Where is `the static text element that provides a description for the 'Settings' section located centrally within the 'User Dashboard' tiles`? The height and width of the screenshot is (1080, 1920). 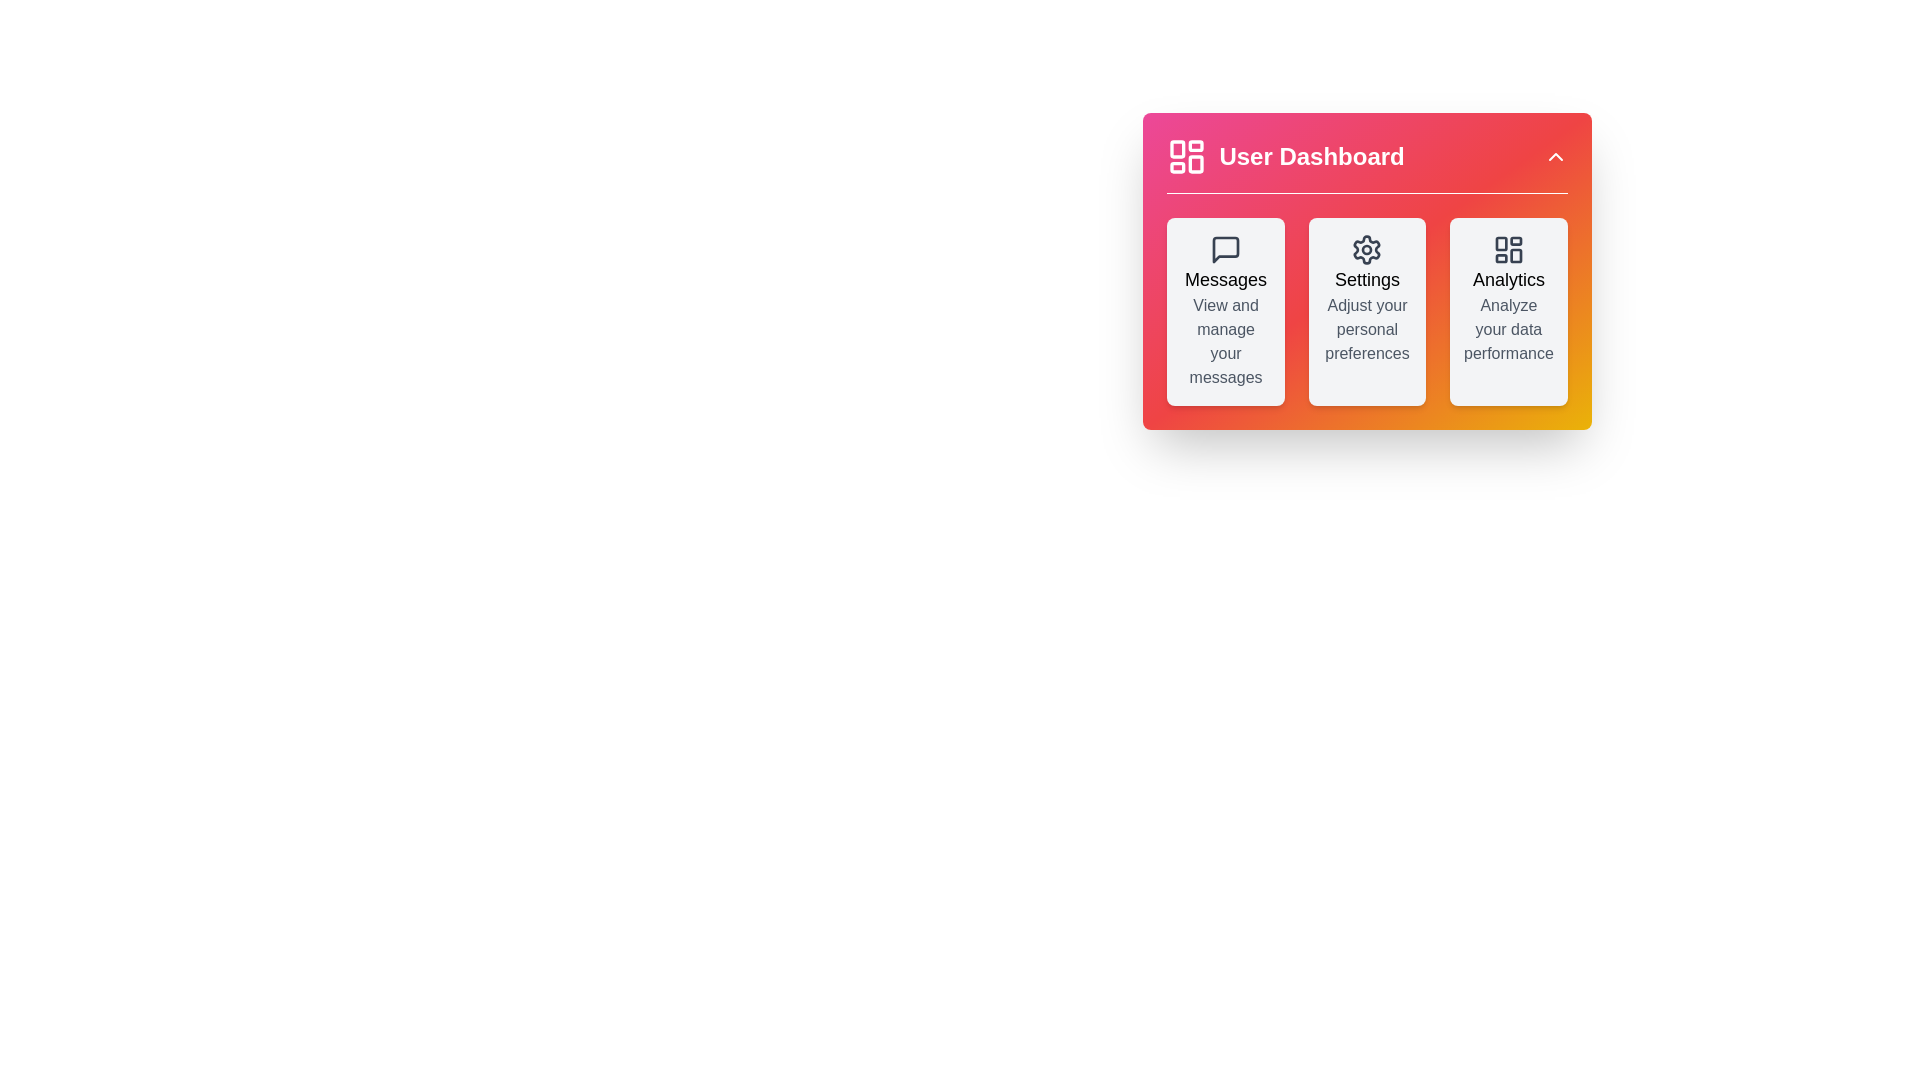
the static text element that provides a description for the 'Settings' section located centrally within the 'User Dashboard' tiles is located at coordinates (1366, 329).